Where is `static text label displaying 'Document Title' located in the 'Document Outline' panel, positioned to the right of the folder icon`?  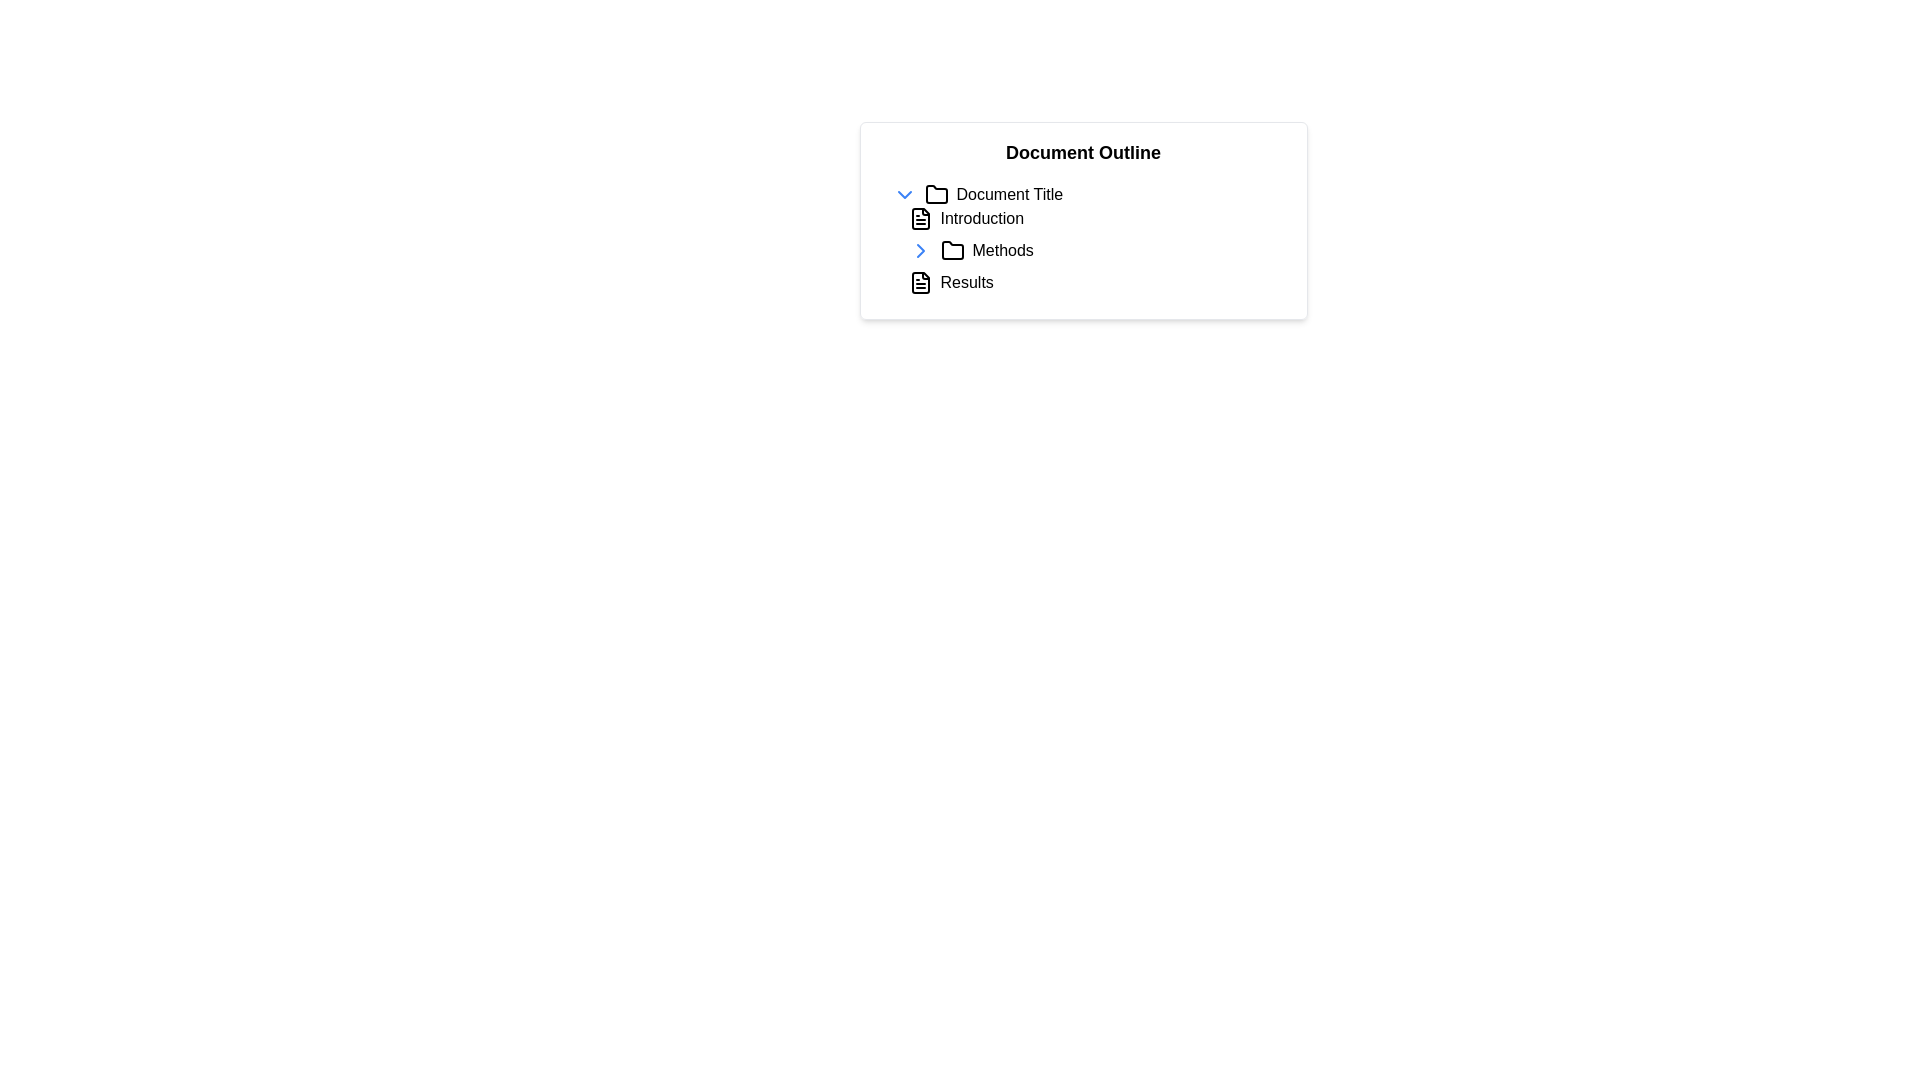 static text label displaying 'Document Title' located in the 'Document Outline' panel, positioned to the right of the folder icon is located at coordinates (1009, 195).